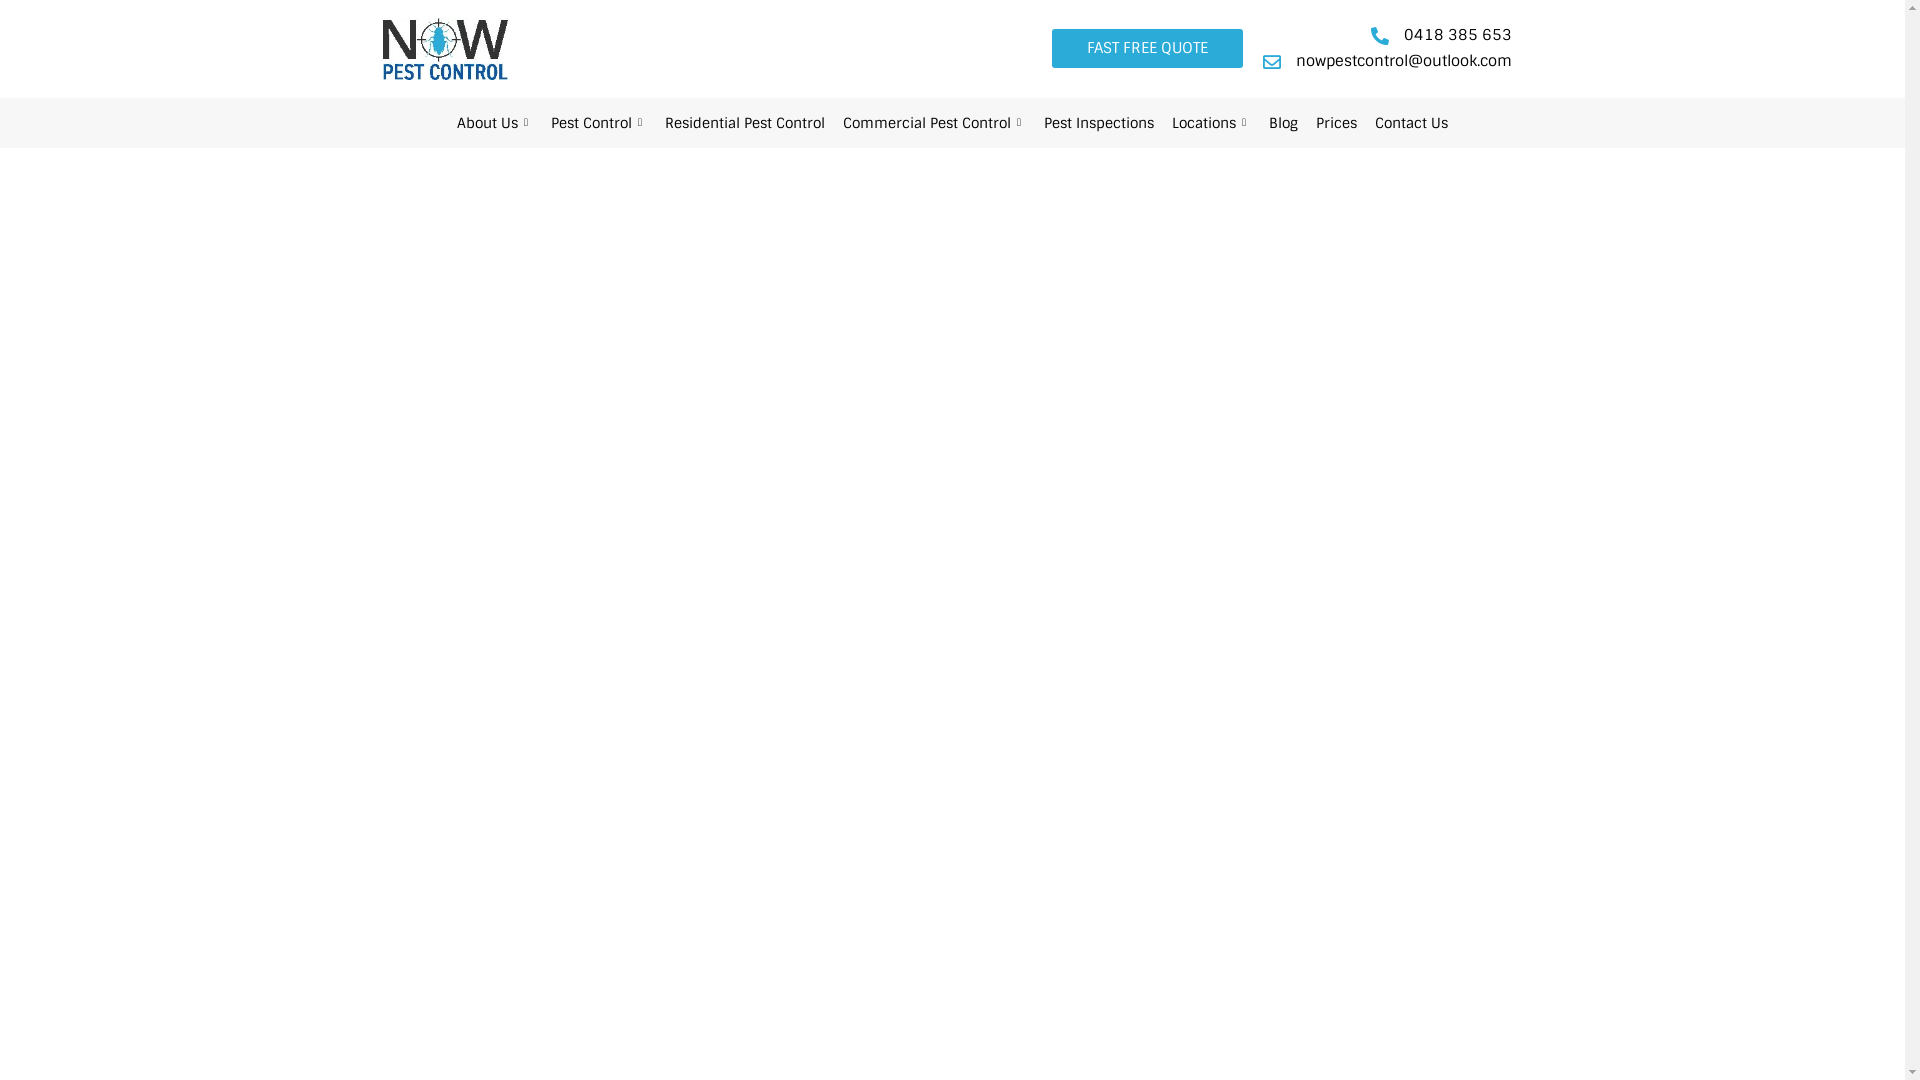  What do you see at coordinates (598, 123) in the screenshot?
I see `'Pest Control'` at bounding box center [598, 123].